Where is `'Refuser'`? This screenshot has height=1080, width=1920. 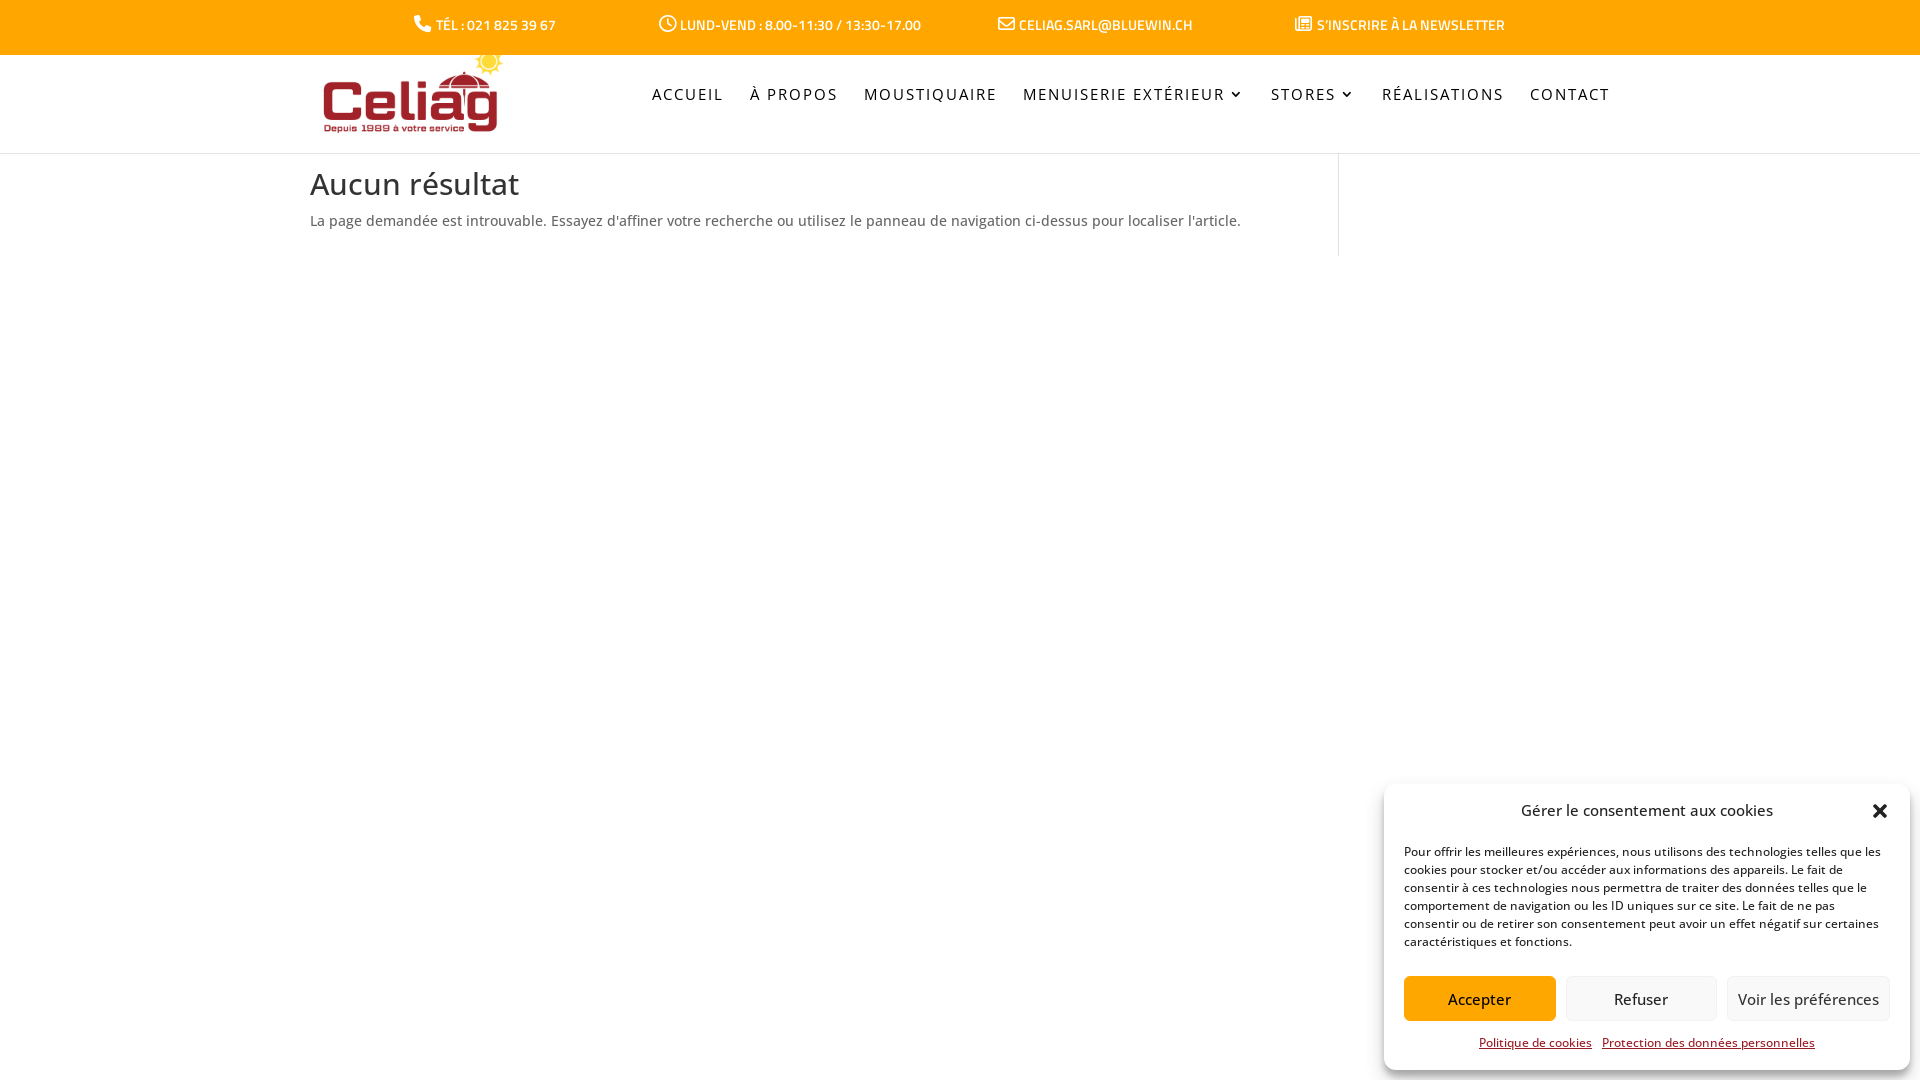 'Refuser' is located at coordinates (1641, 998).